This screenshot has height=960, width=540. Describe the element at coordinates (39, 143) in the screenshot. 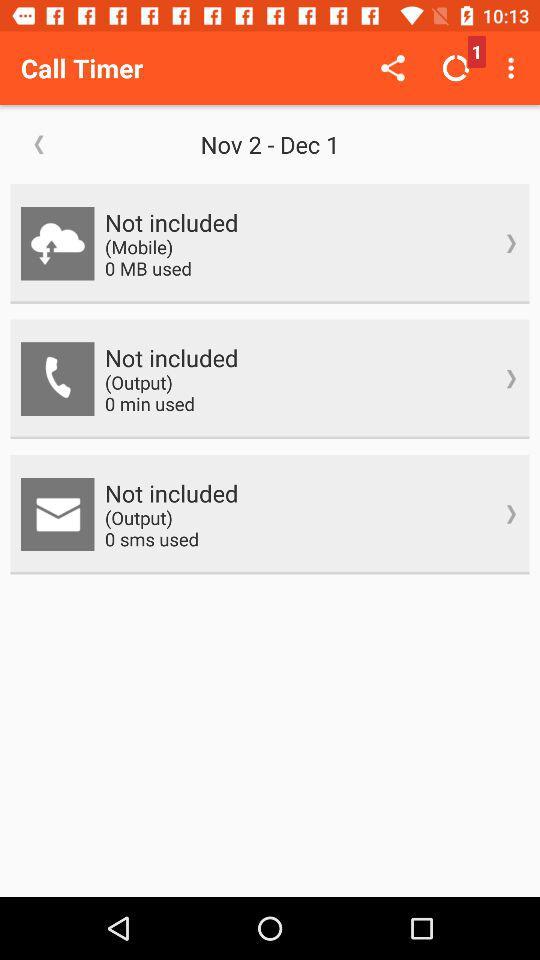

I see `go back` at that location.